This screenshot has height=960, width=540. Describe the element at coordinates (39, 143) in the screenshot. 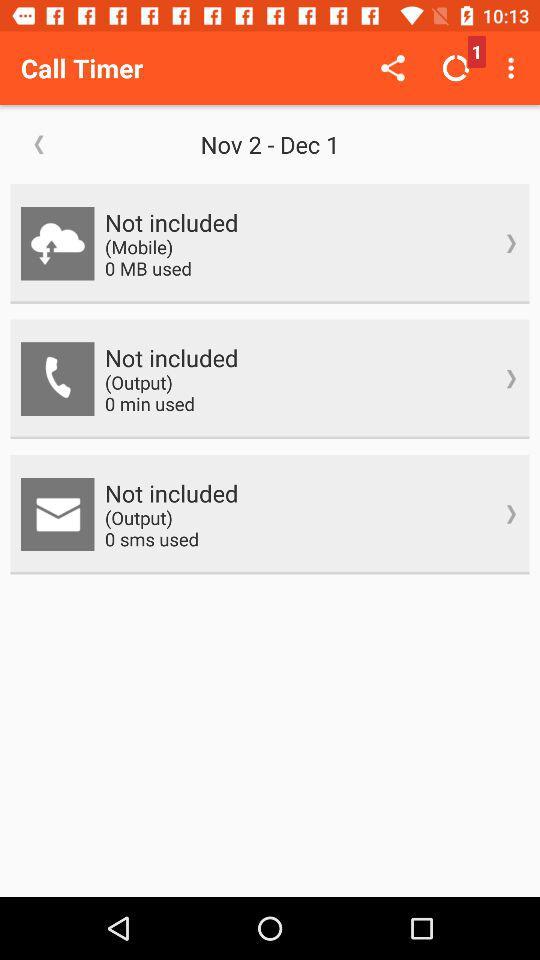

I see `go back` at that location.